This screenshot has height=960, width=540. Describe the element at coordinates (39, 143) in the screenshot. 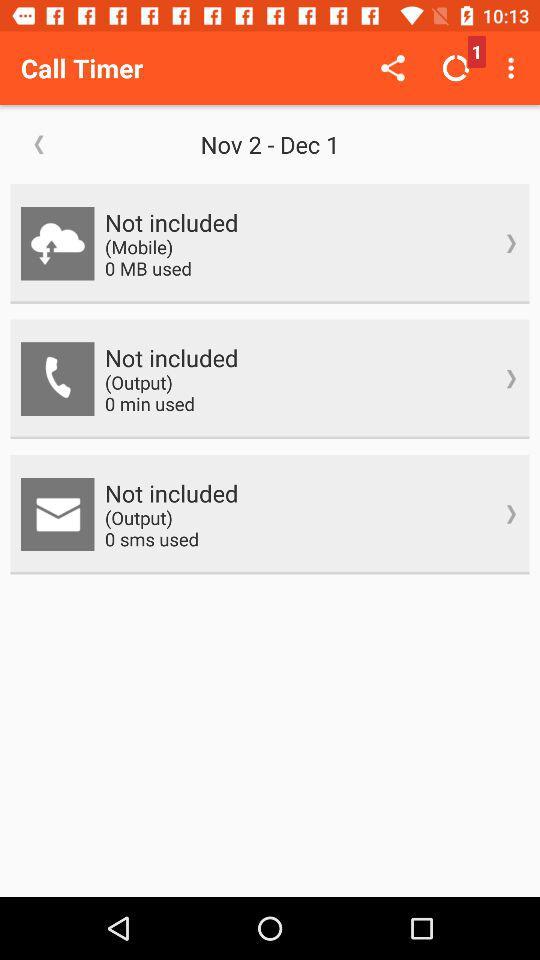

I see `go back` at that location.